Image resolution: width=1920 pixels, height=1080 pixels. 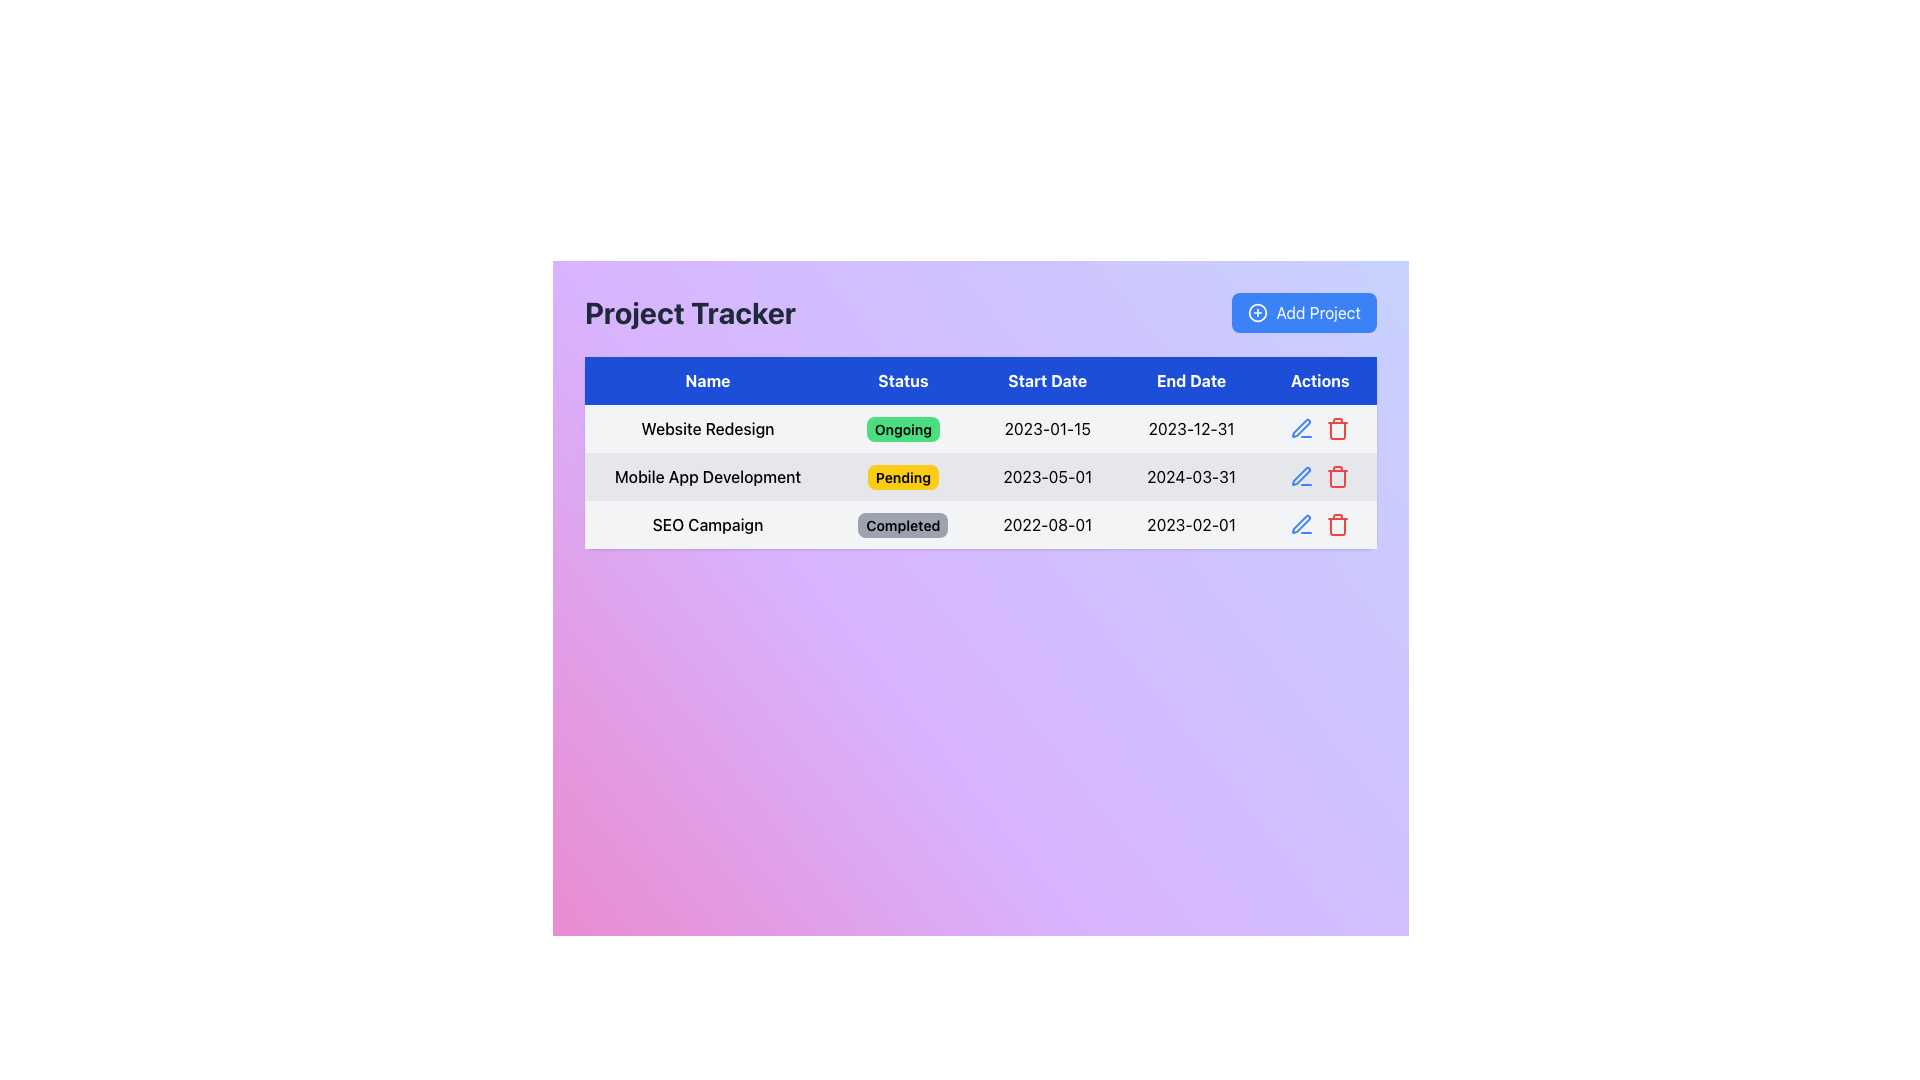 What do you see at coordinates (1301, 523) in the screenshot?
I see `the blue pen icon in the 'Actions' column of the second row to initiate editing for the Mobile App Development project` at bounding box center [1301, 523].